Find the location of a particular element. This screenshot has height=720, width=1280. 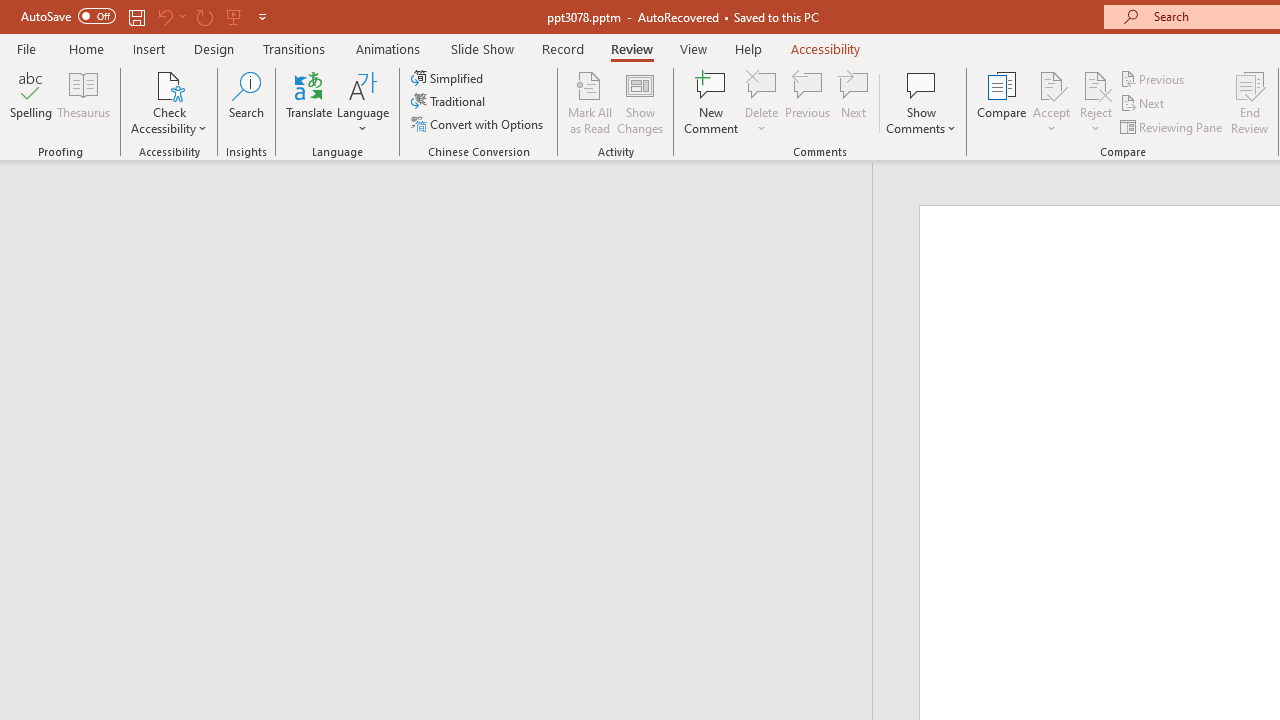

'Convert with Options...' is located at coordinates (478, 124).